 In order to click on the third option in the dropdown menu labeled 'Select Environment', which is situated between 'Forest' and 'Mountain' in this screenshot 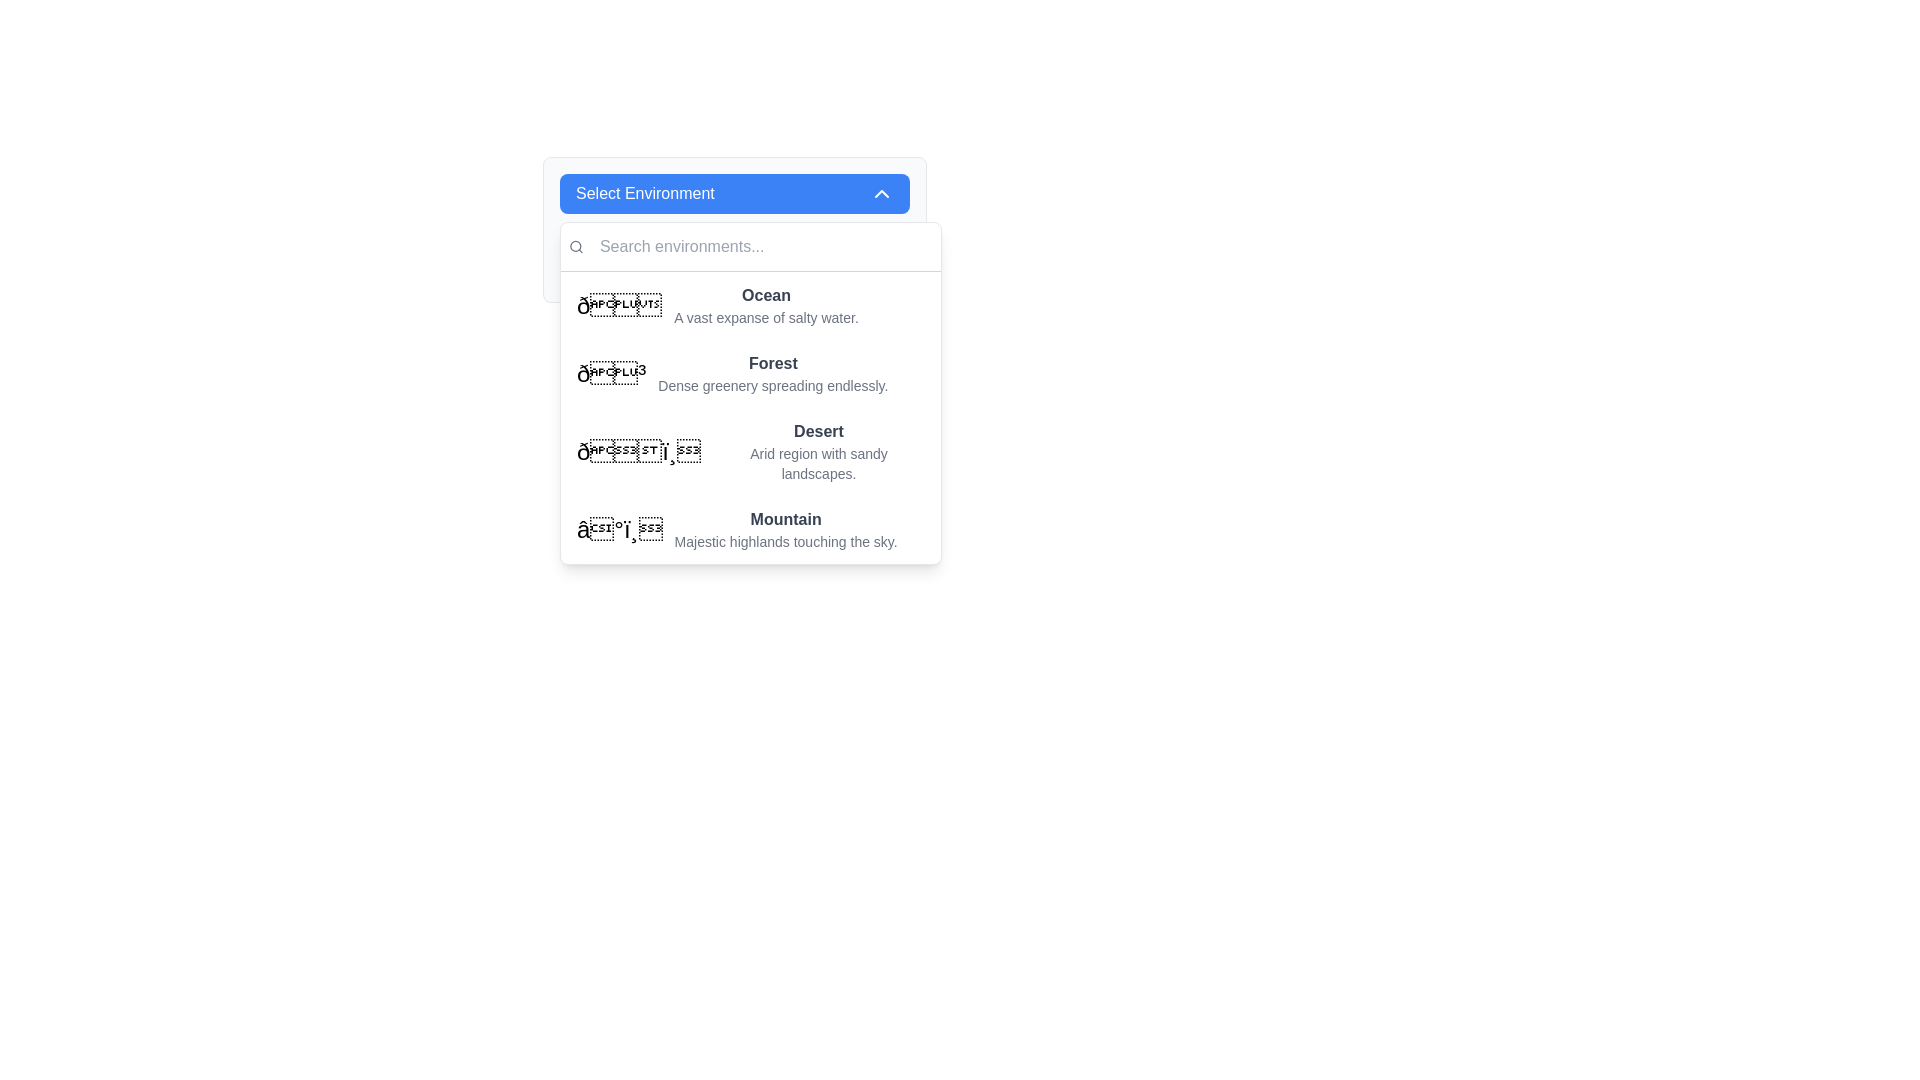, I will do `click(819, 451)`.